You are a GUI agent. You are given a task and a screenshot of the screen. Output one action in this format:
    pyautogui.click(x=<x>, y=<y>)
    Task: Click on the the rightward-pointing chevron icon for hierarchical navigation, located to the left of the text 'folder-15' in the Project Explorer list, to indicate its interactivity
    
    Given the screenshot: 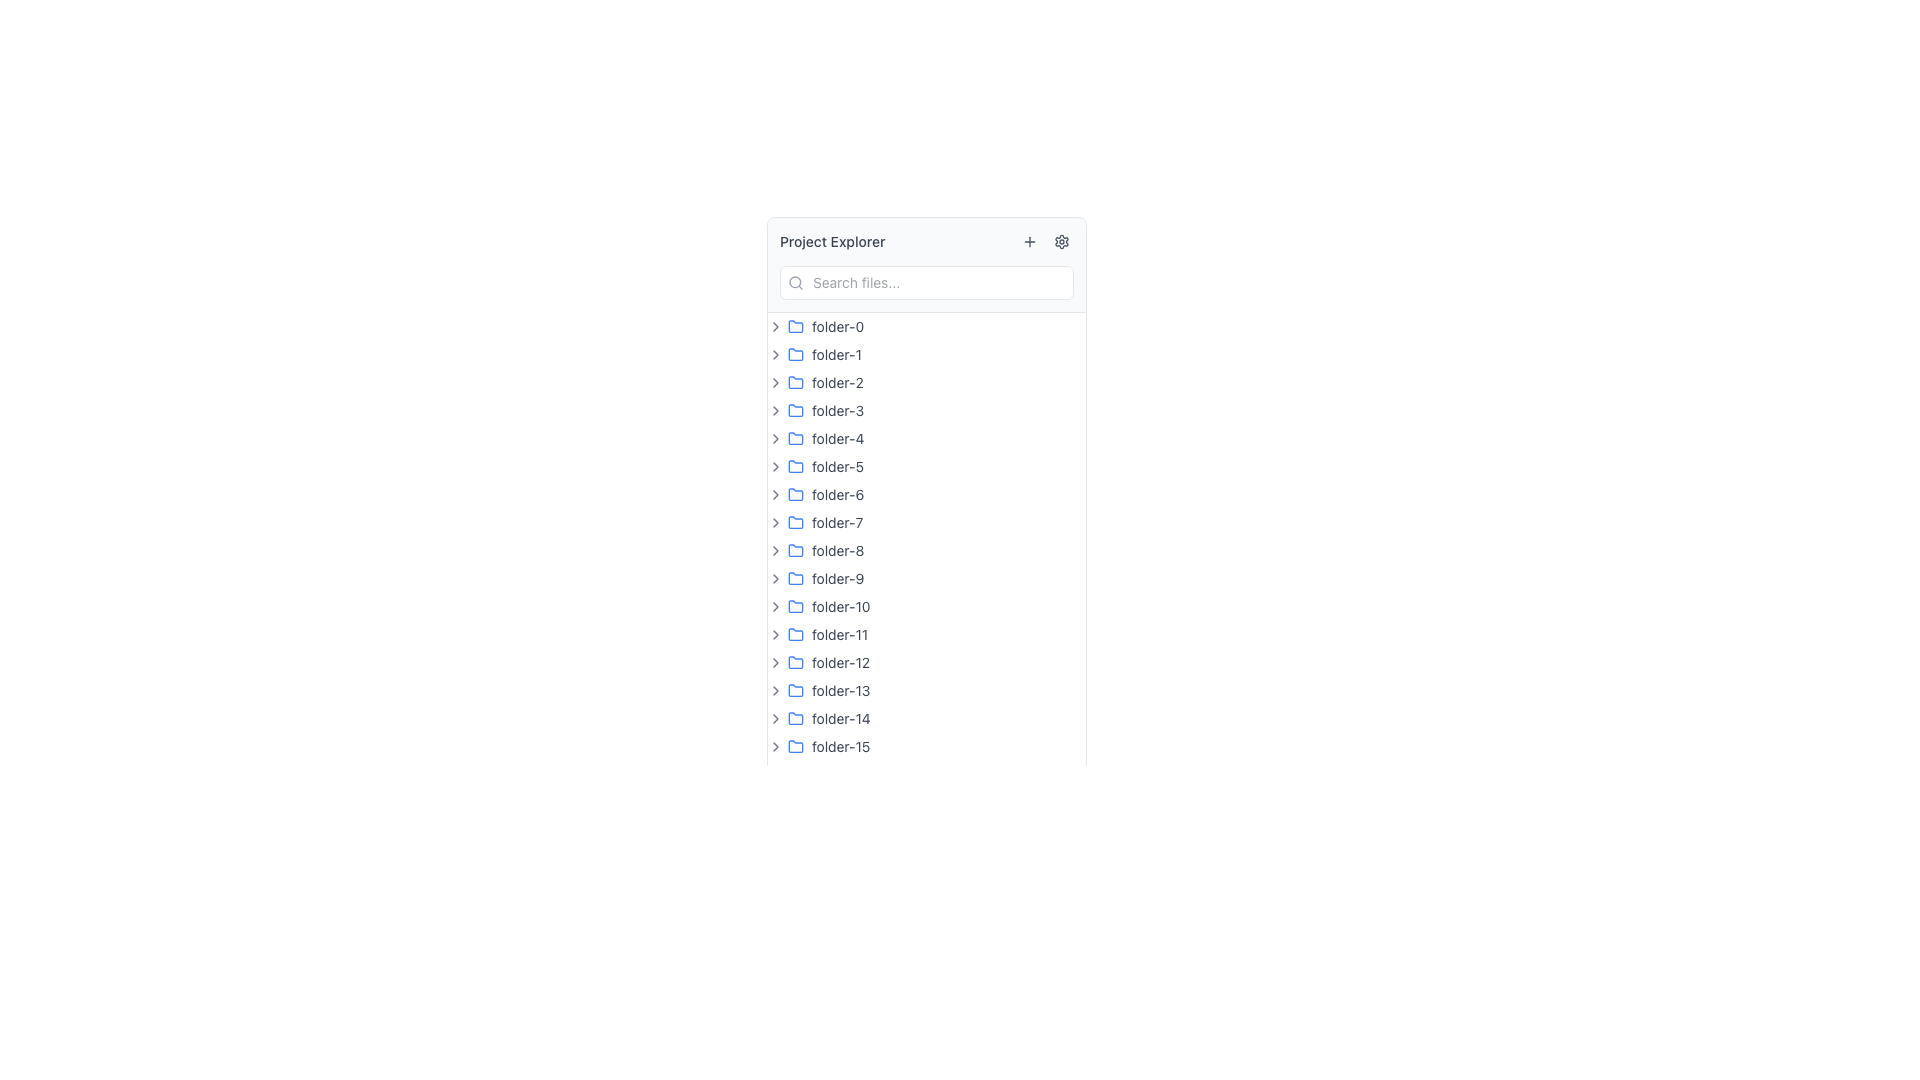 What is the action you would take?
    pyautogui.click(x=775, y=747)
    